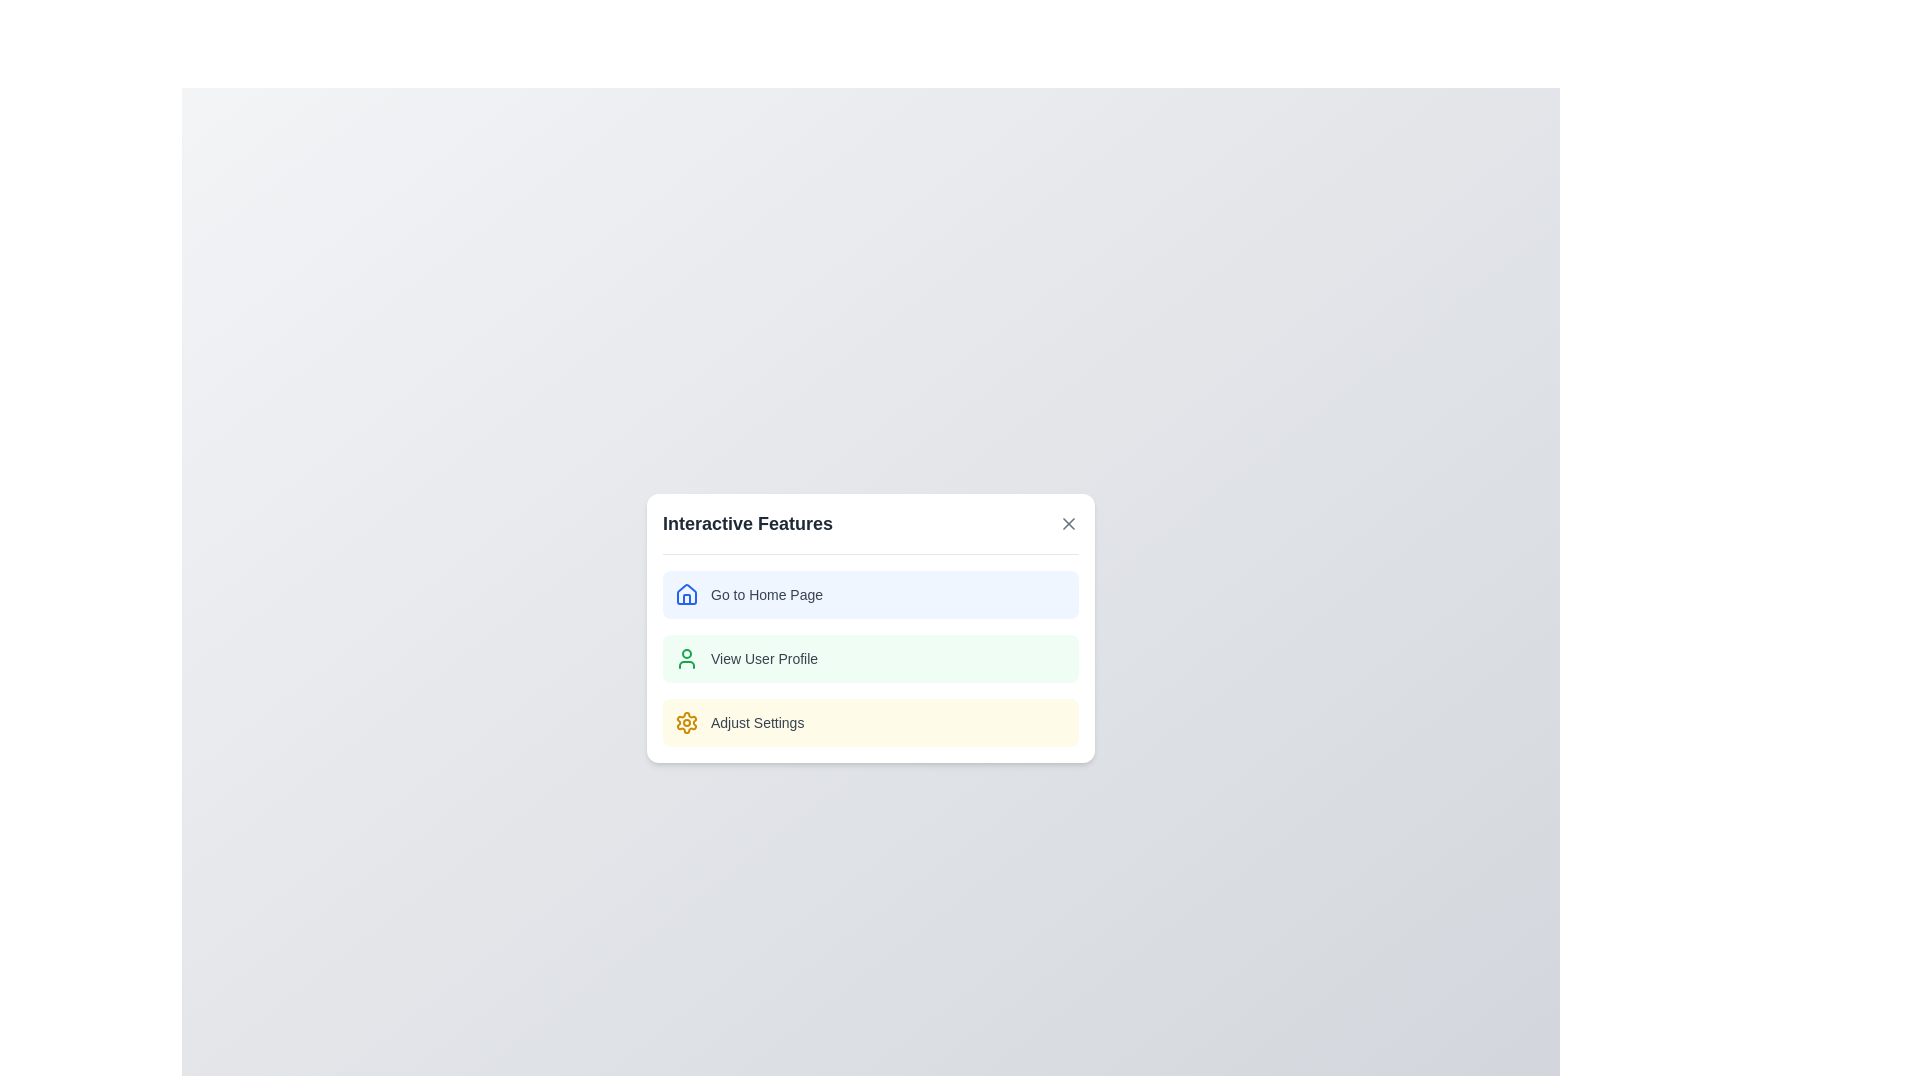  Describe the element at coordinates (686, 597) in the screenshot. I see `the decorative house icon that indicates 'Go to Home Page' located at the top of the first interactive feature in the 'Interactive Features' modal` at that location.